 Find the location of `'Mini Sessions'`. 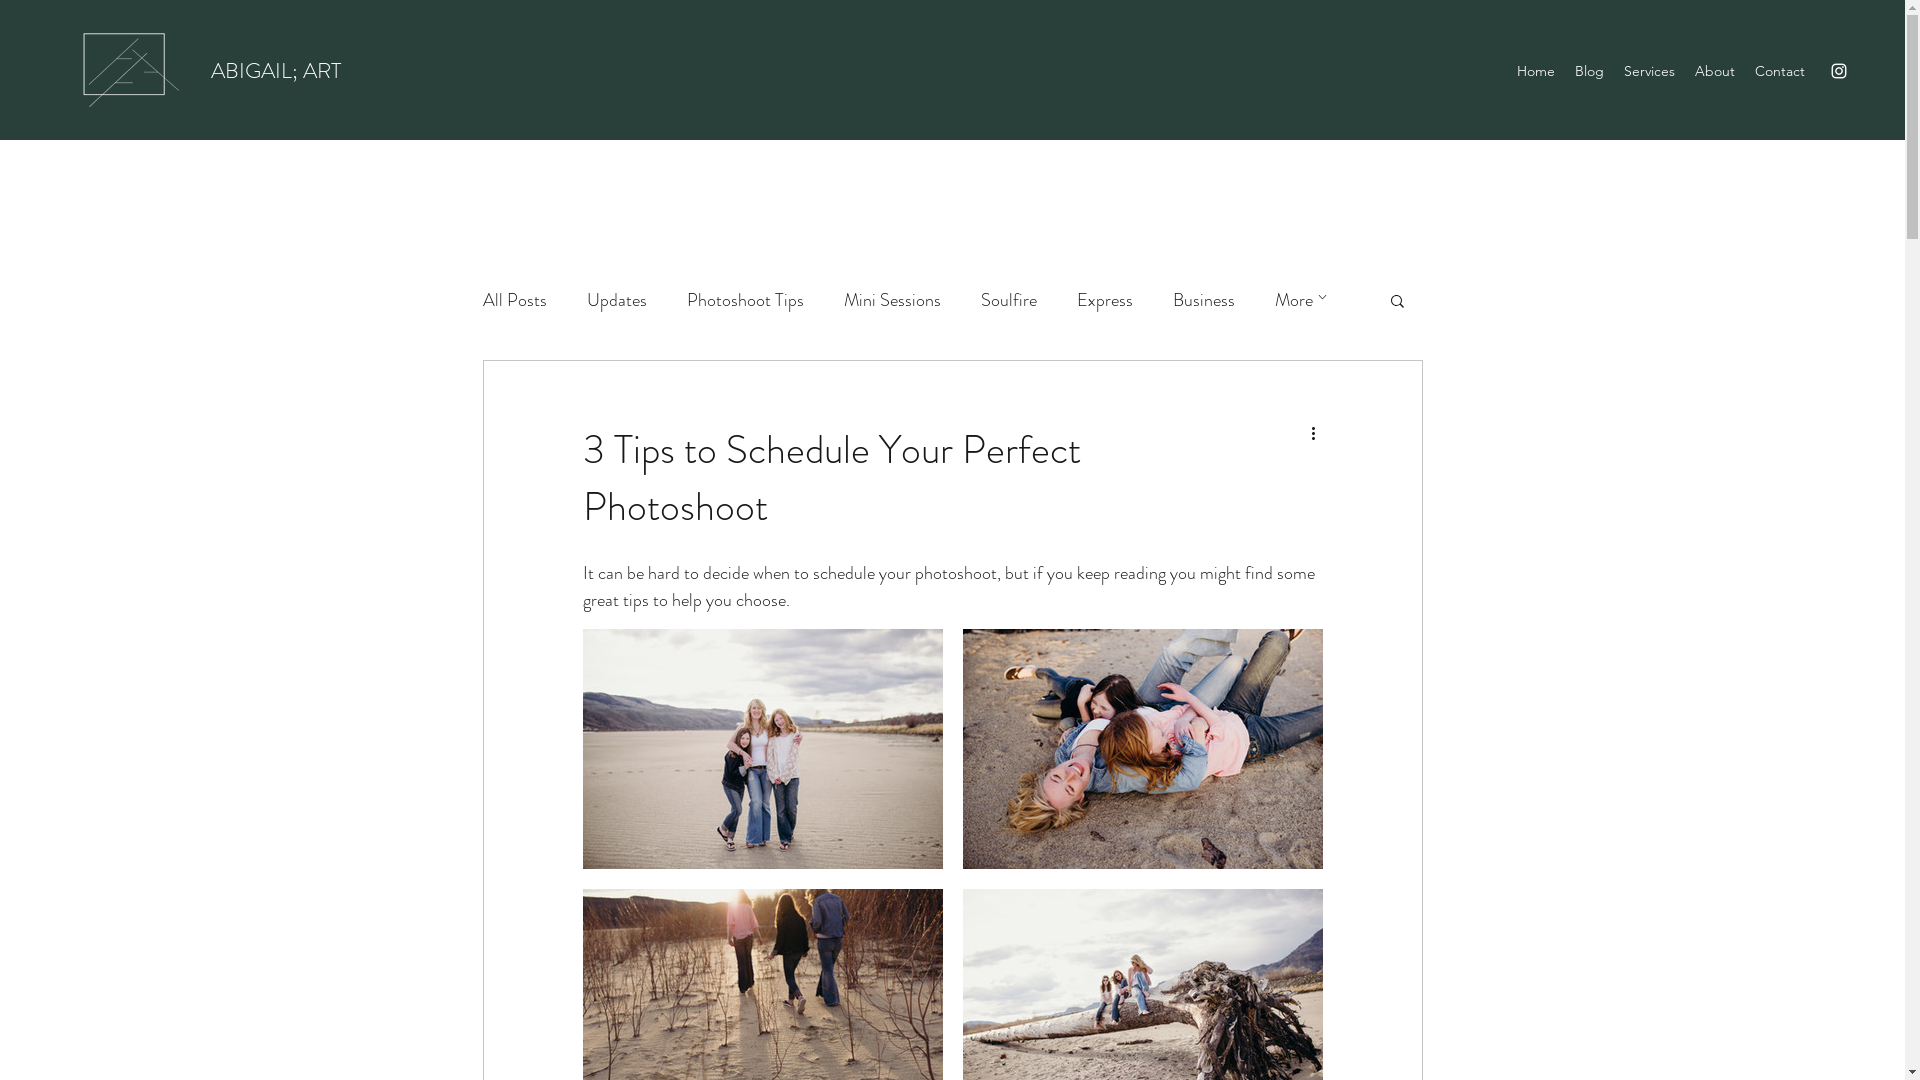

'Mini Sessions' is located at coordinates (891, 300).